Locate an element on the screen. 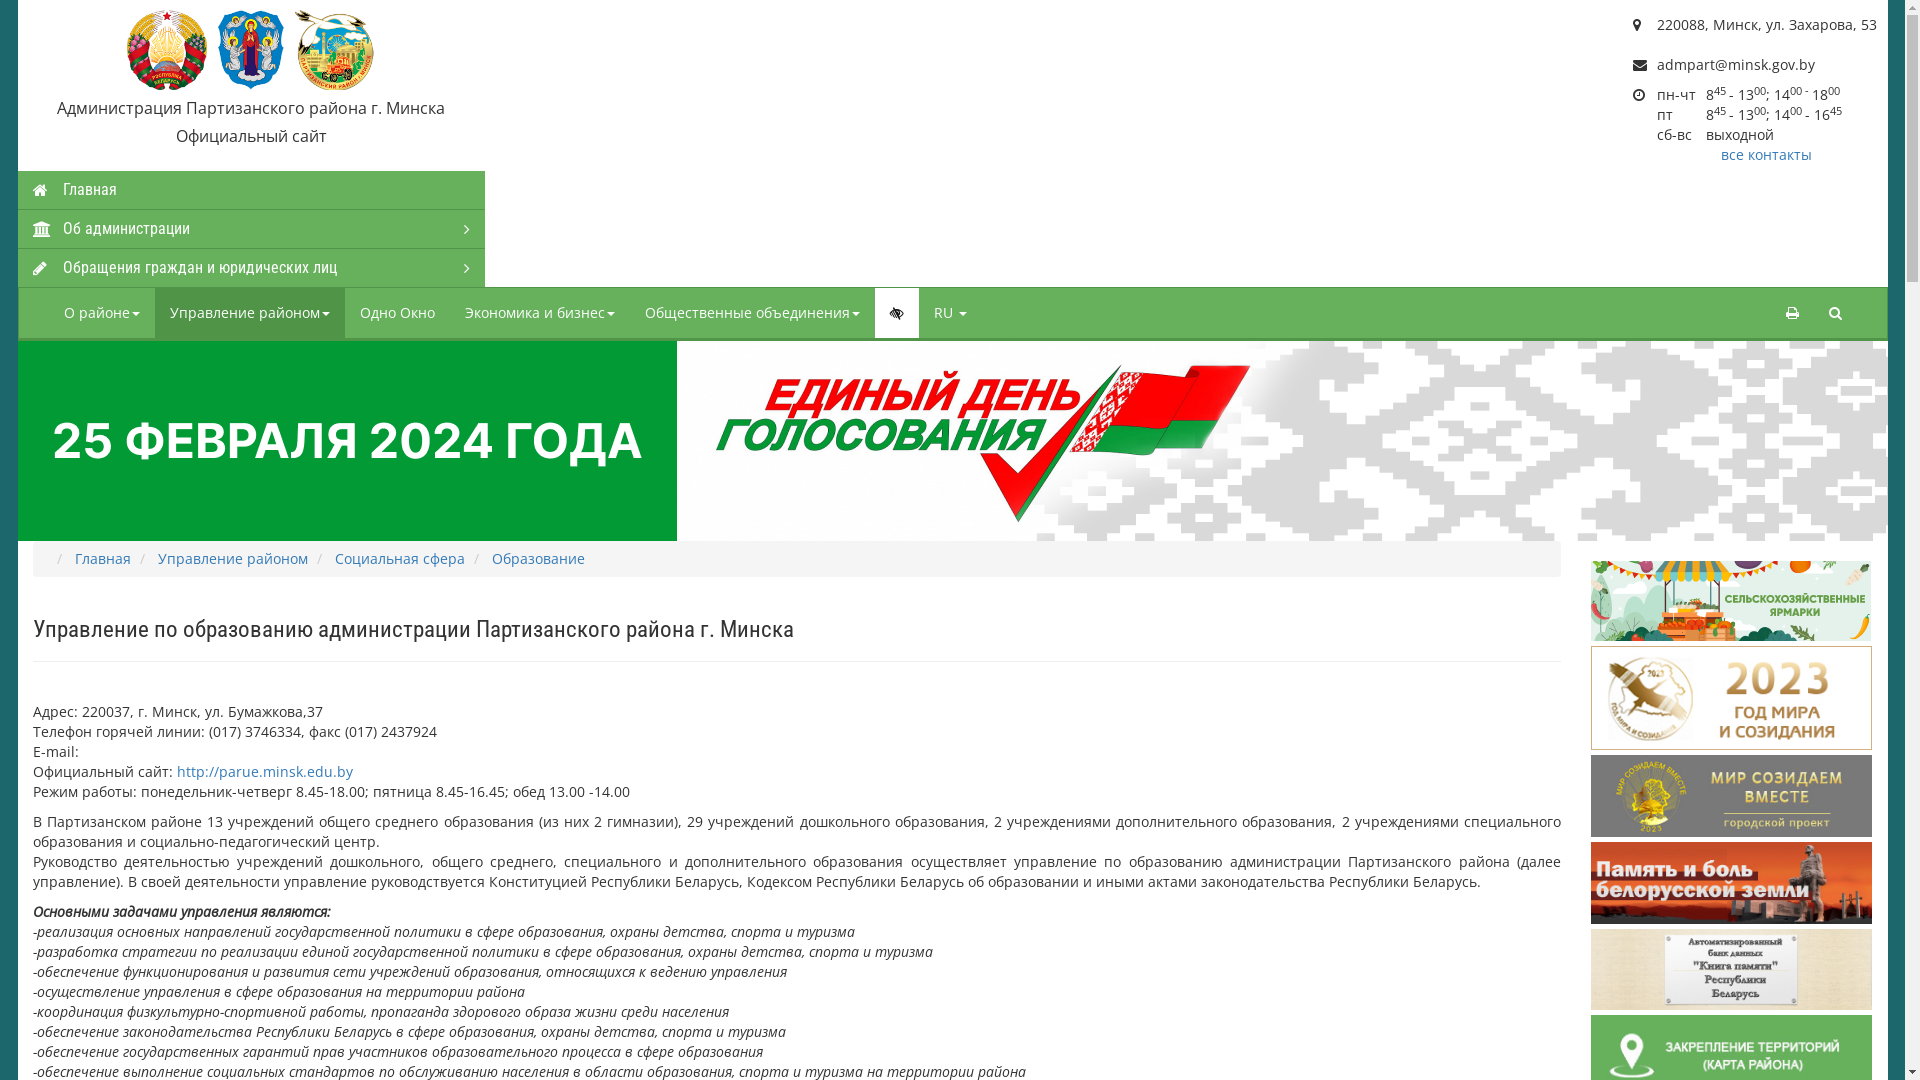 This screenshot has height=1080, width=1920. 'RU' is located at coordinates (916, 312).